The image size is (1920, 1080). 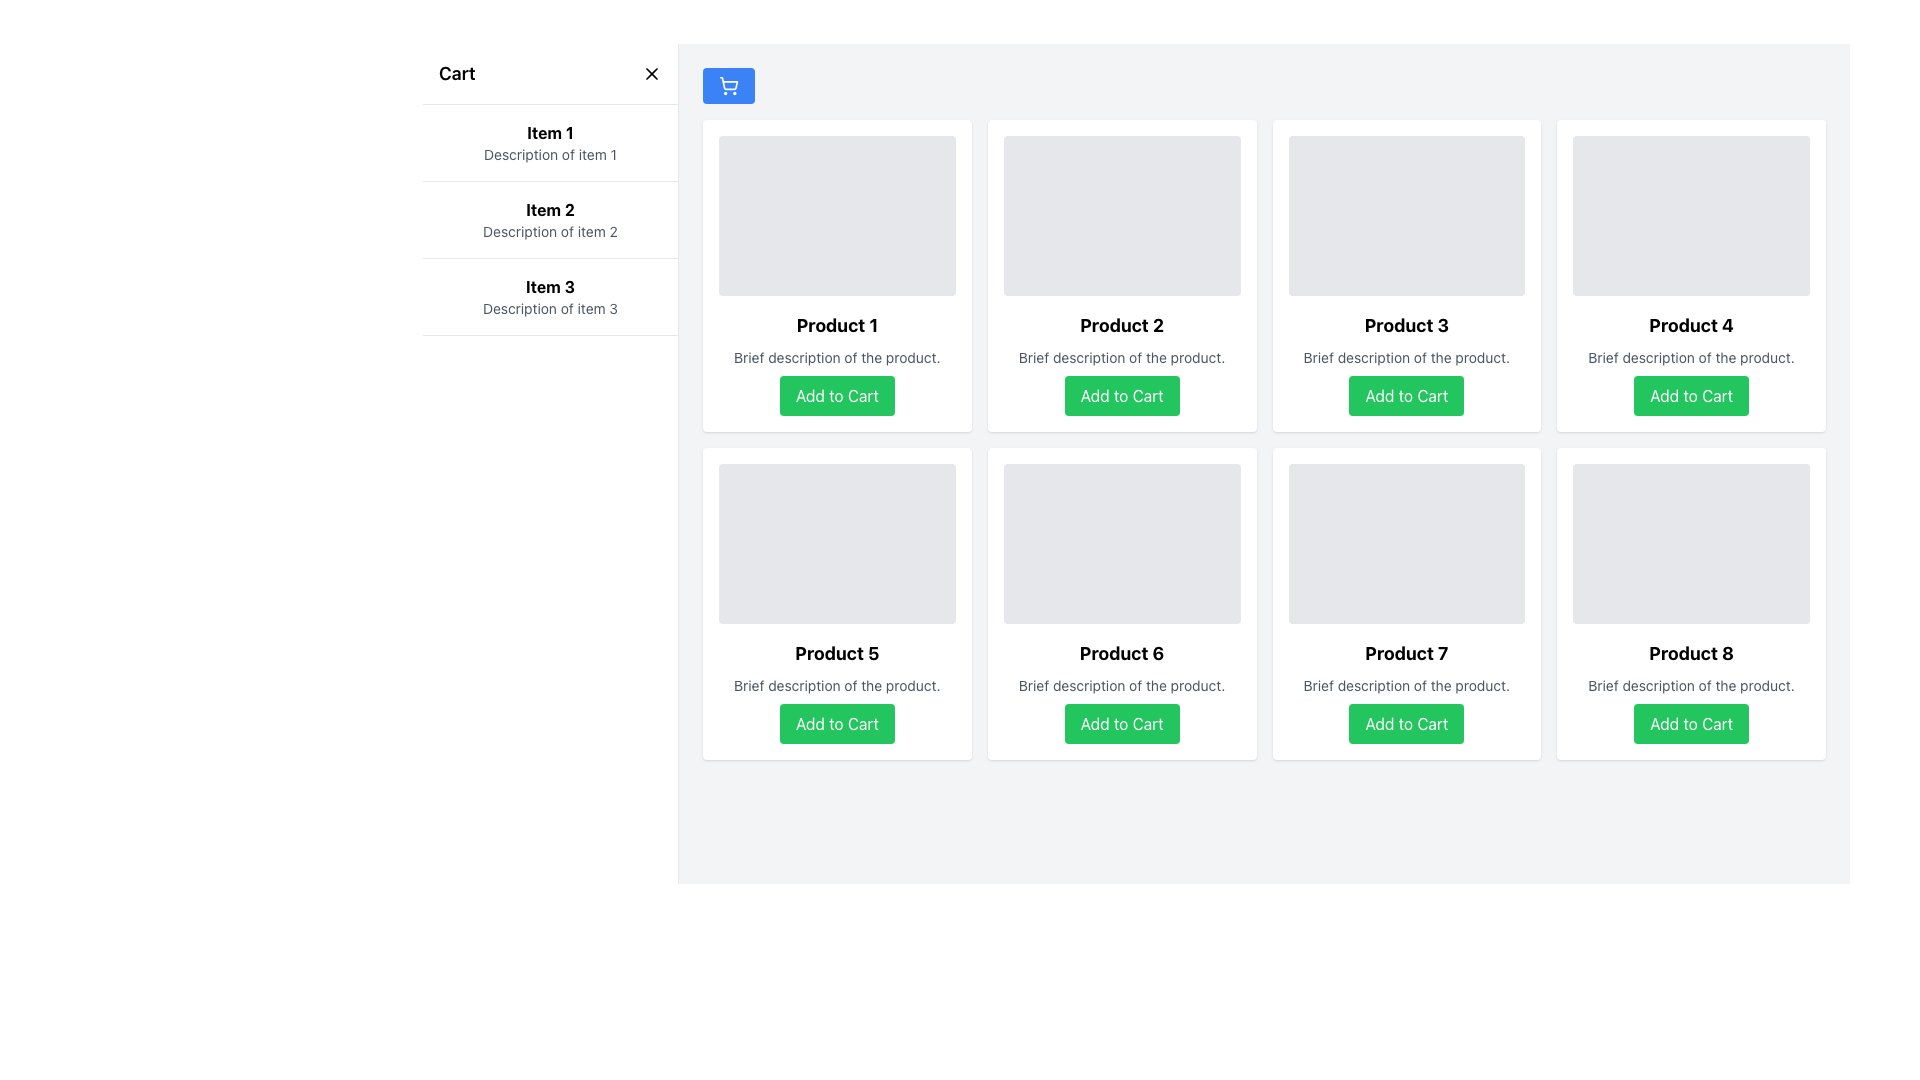 What do you see at coordinates (728, 84) in the screenshot?
I see `the shopping cart button located in the top-right area of the interface` at bounding box center [728, 84].